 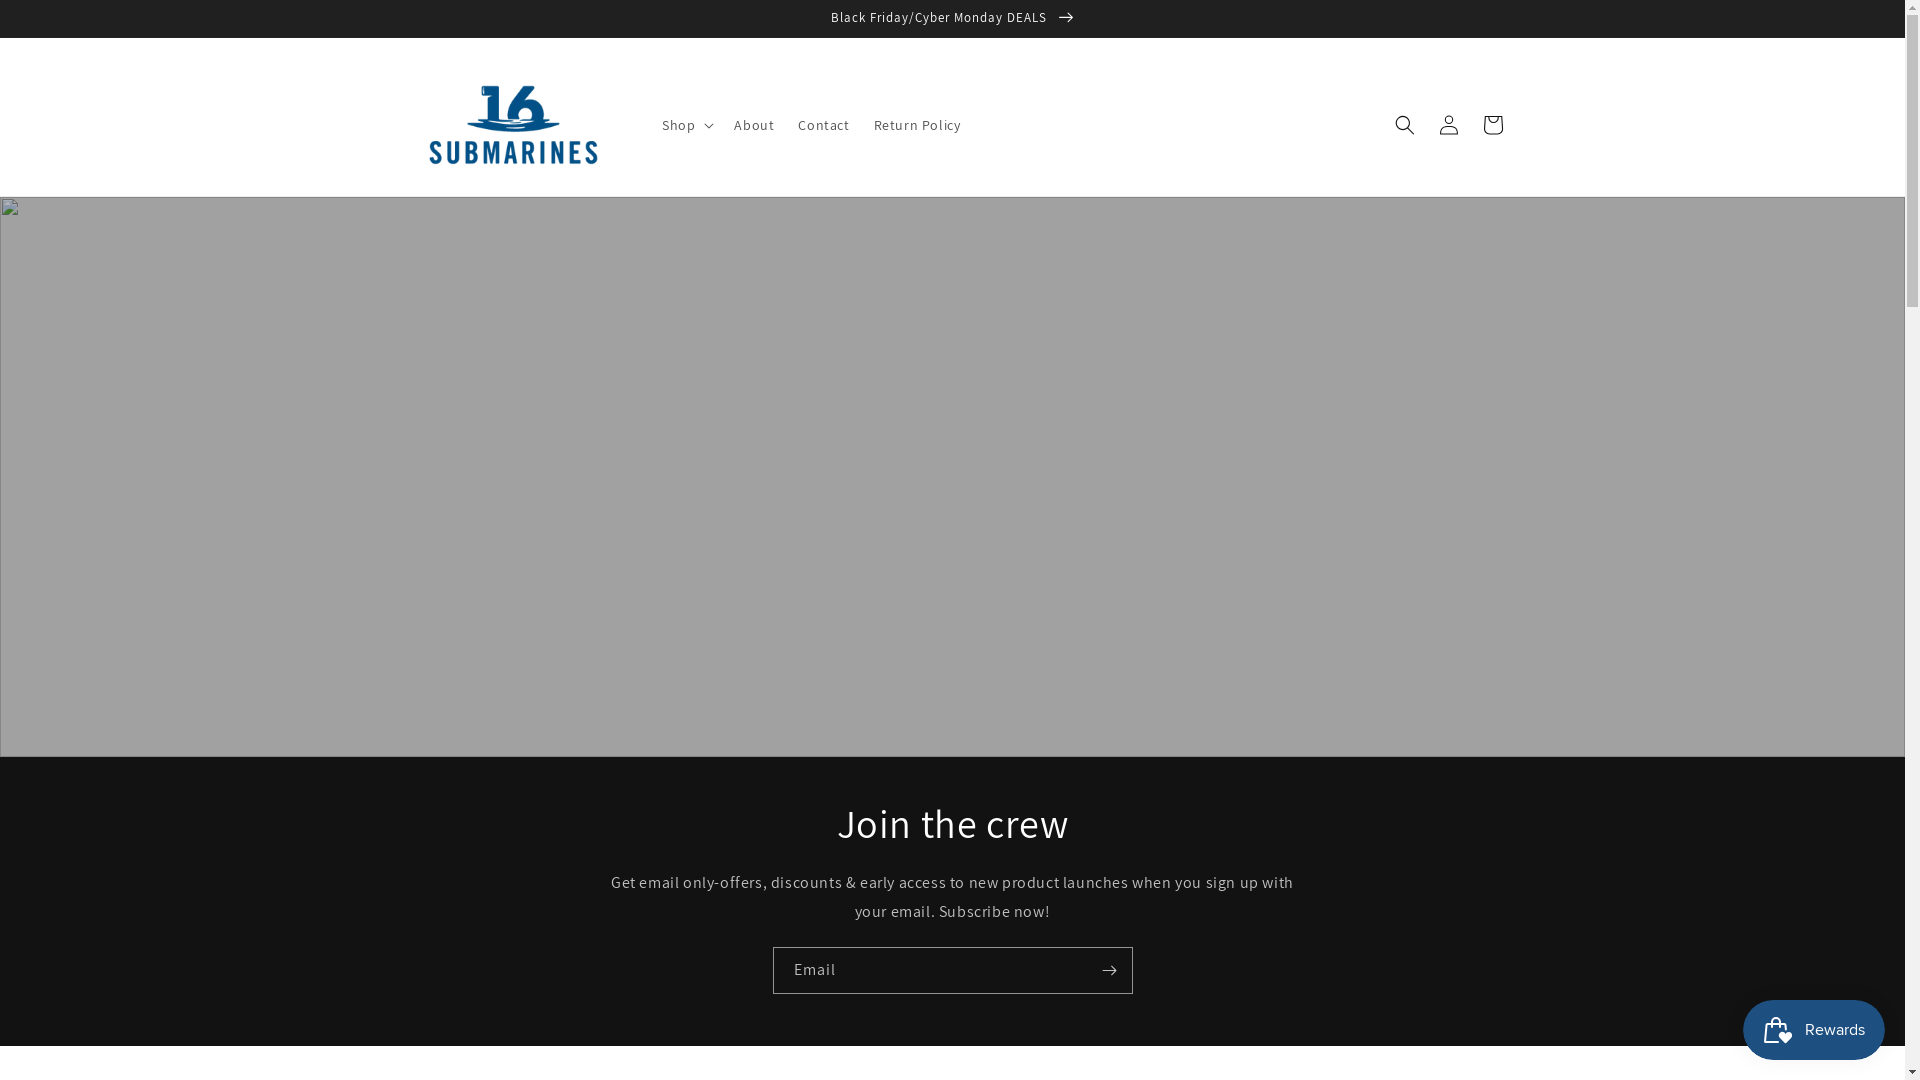 I want to click on 'Contact', so click(x=823, y=124).